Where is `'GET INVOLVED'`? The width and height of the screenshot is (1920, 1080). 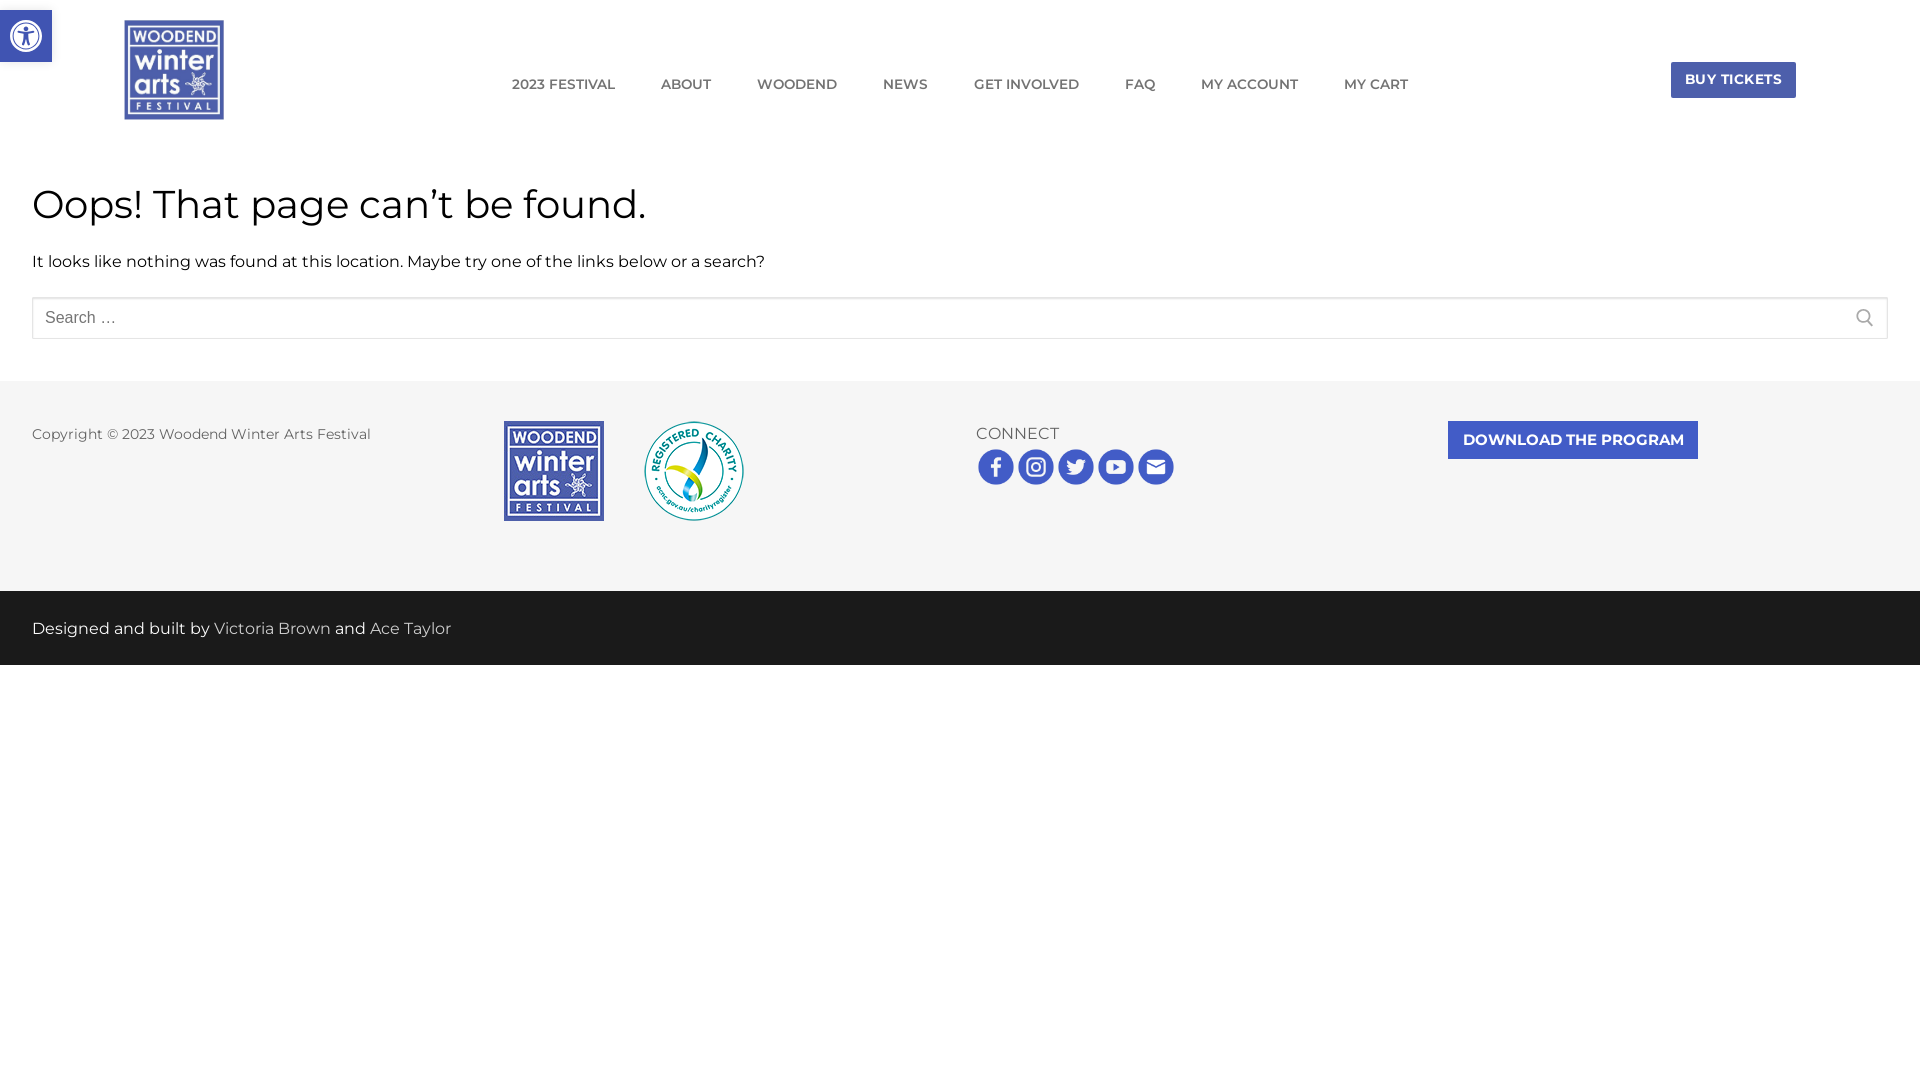
'GET INVOLVED' is located at coordinates (1026, 83).